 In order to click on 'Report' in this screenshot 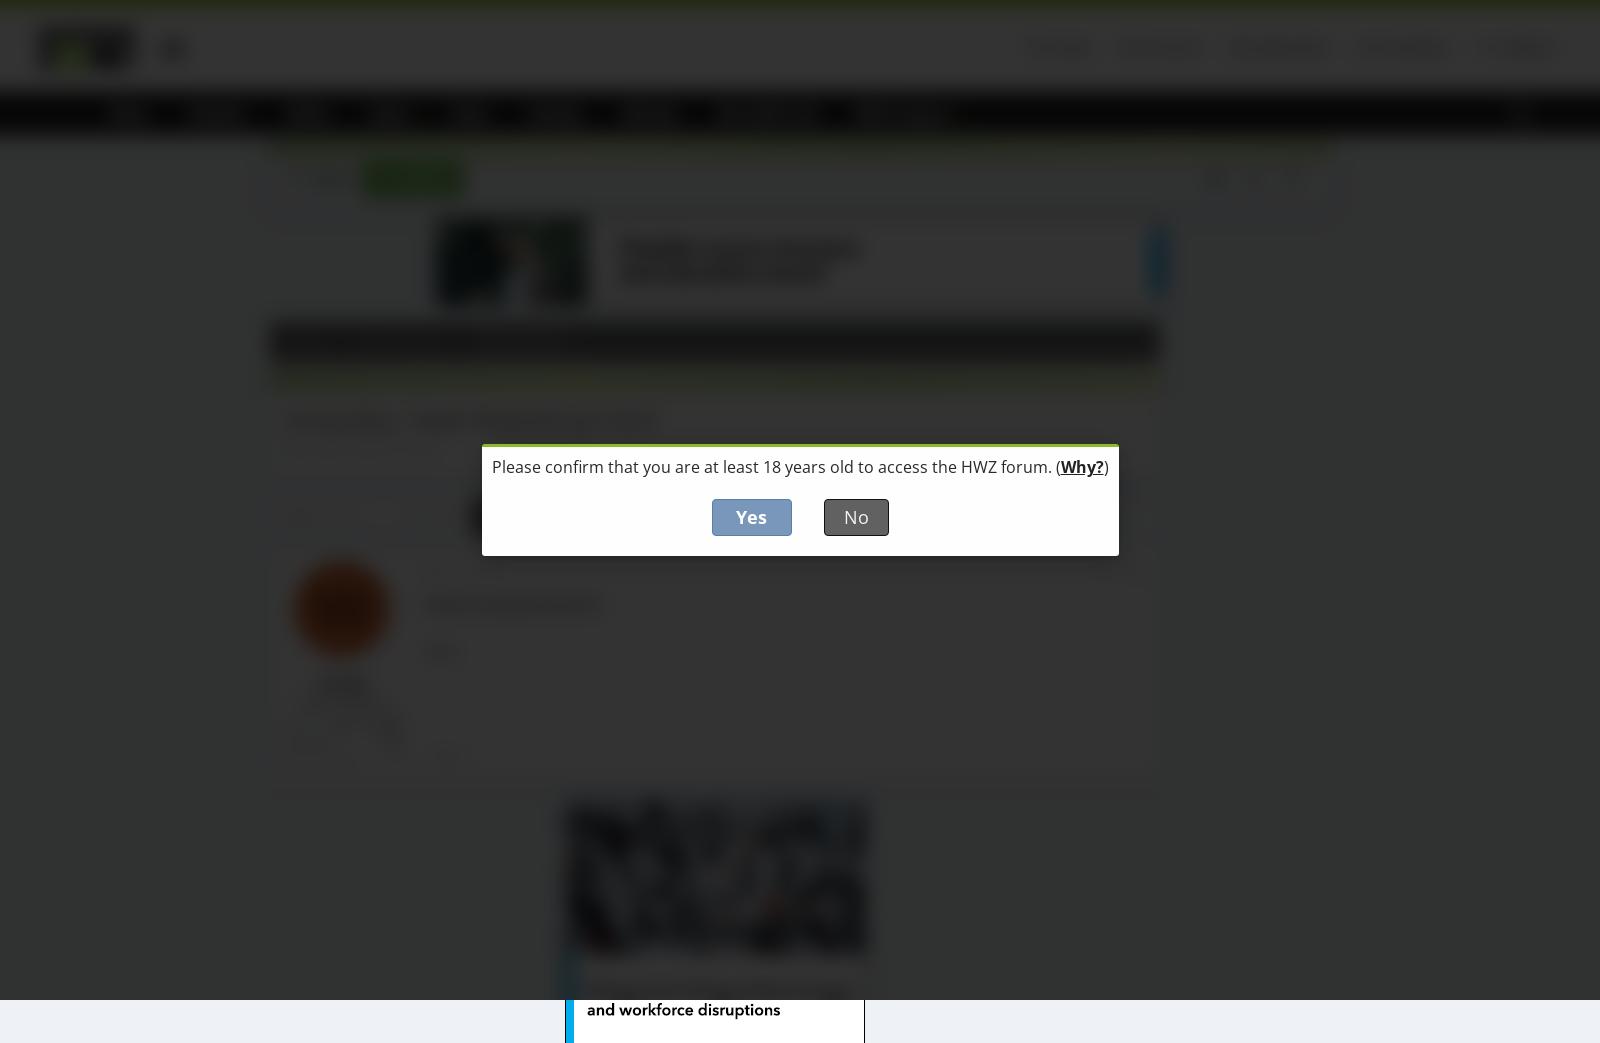, I will do `click(448, 754)`.